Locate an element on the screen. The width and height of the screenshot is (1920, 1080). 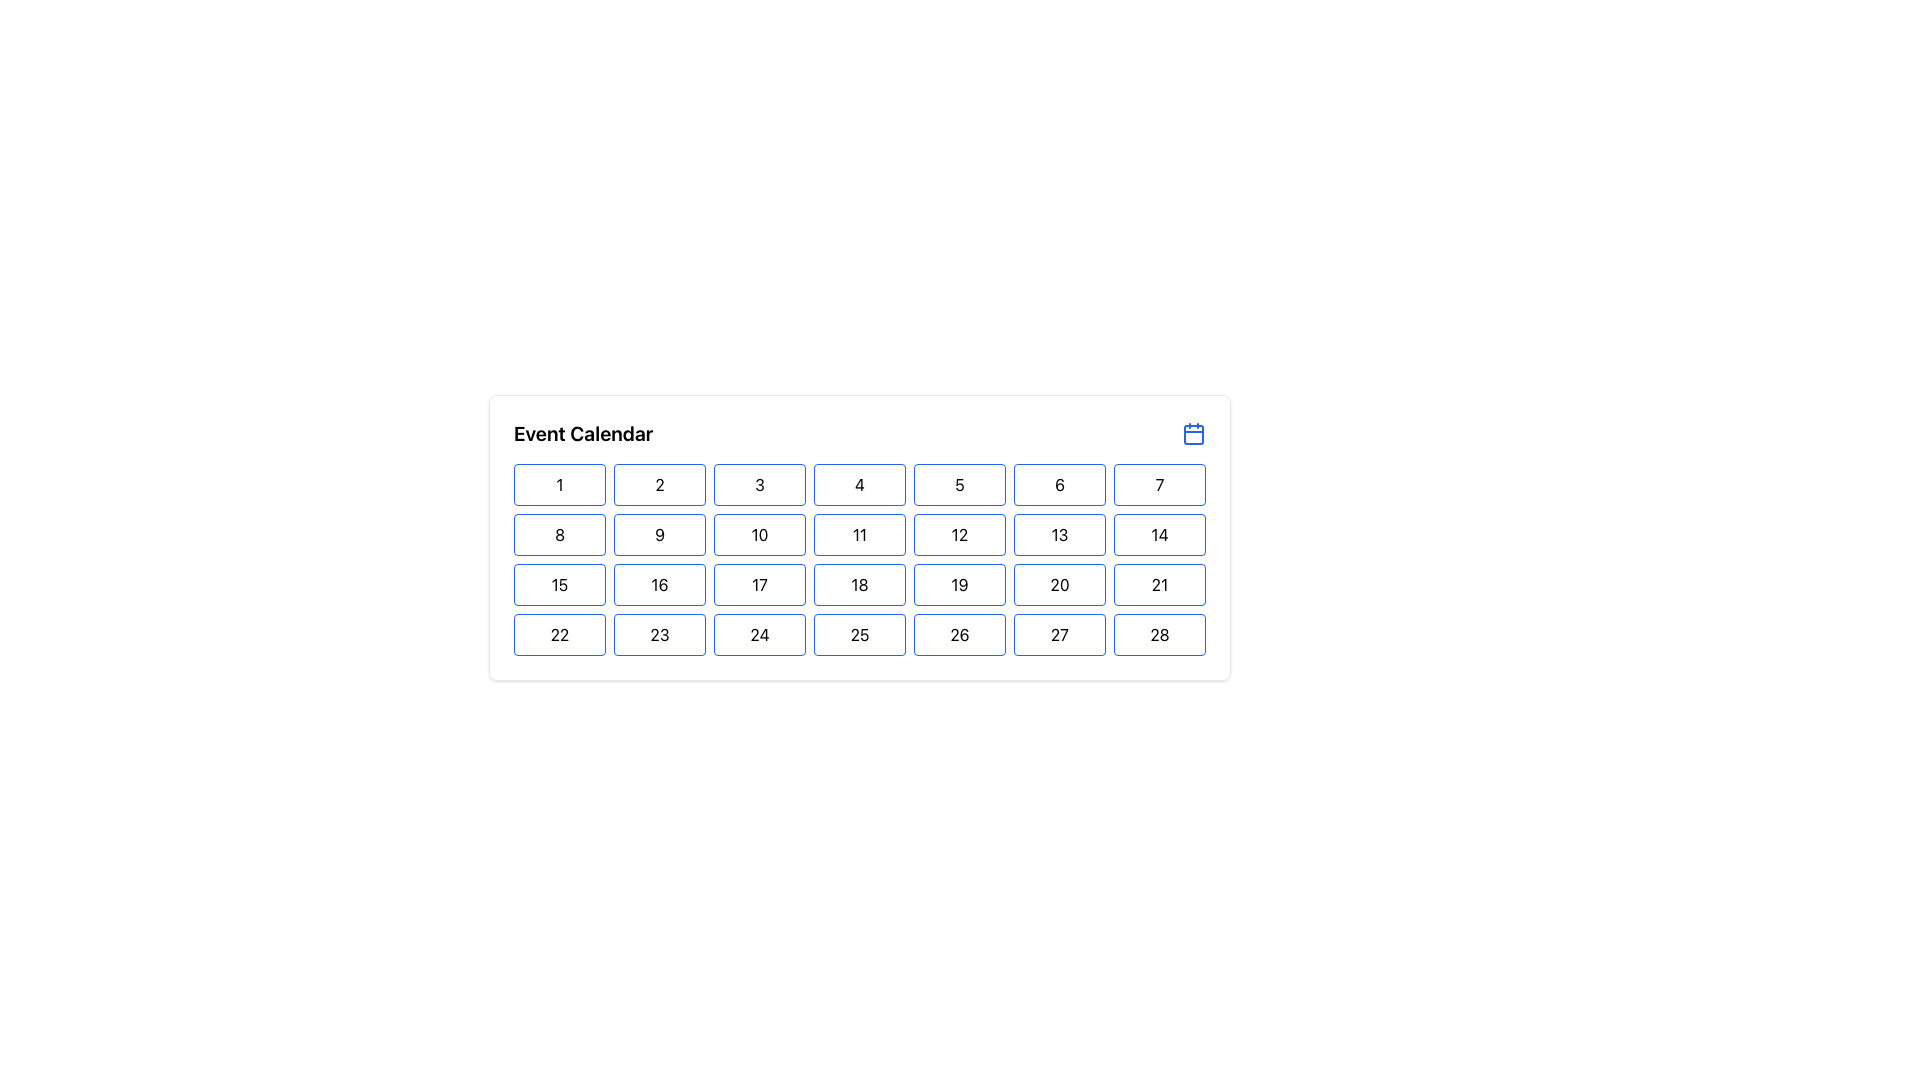
the blue-bordered rectangular button with rounded corners containing the number '3' for keyboard interaction is located at coordinates (758, 485).